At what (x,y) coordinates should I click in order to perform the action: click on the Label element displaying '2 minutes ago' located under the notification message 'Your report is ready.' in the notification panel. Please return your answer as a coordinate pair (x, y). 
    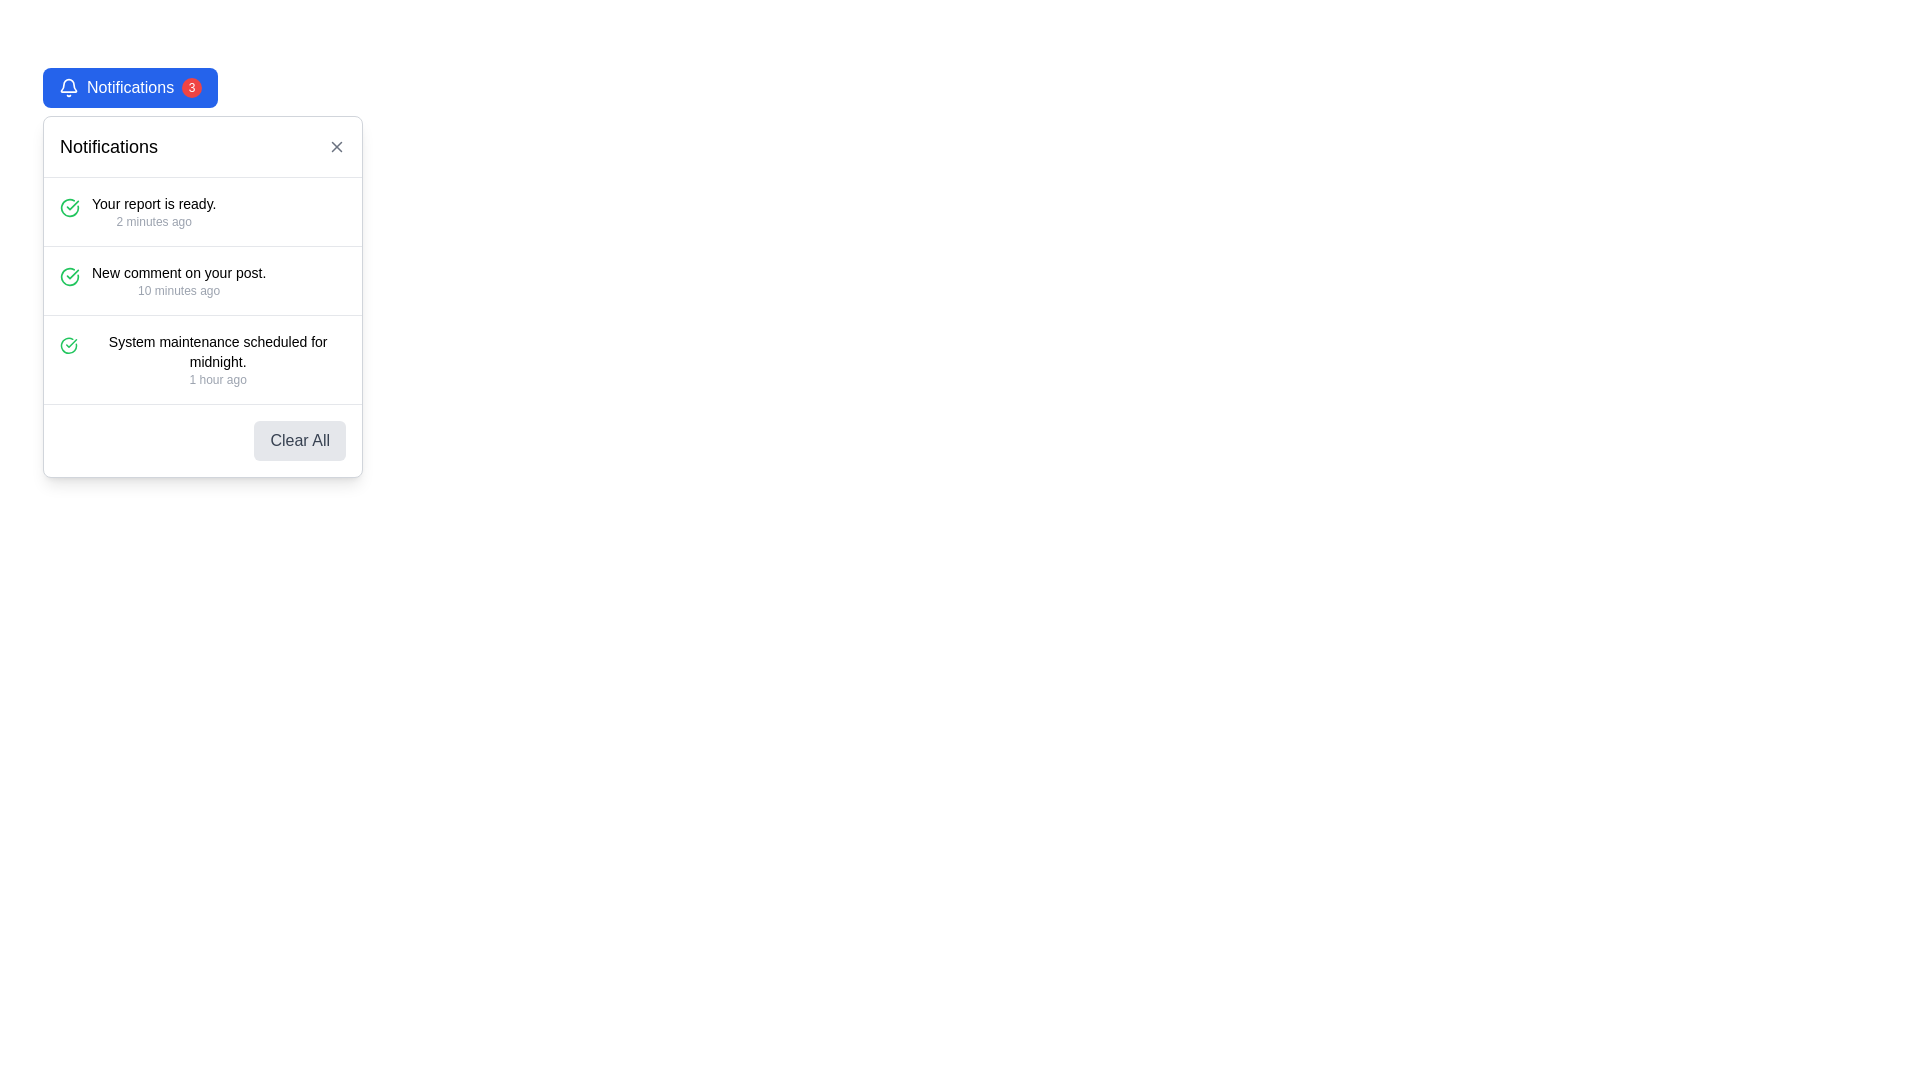
    Looking at the image, I should click on (153, 222).